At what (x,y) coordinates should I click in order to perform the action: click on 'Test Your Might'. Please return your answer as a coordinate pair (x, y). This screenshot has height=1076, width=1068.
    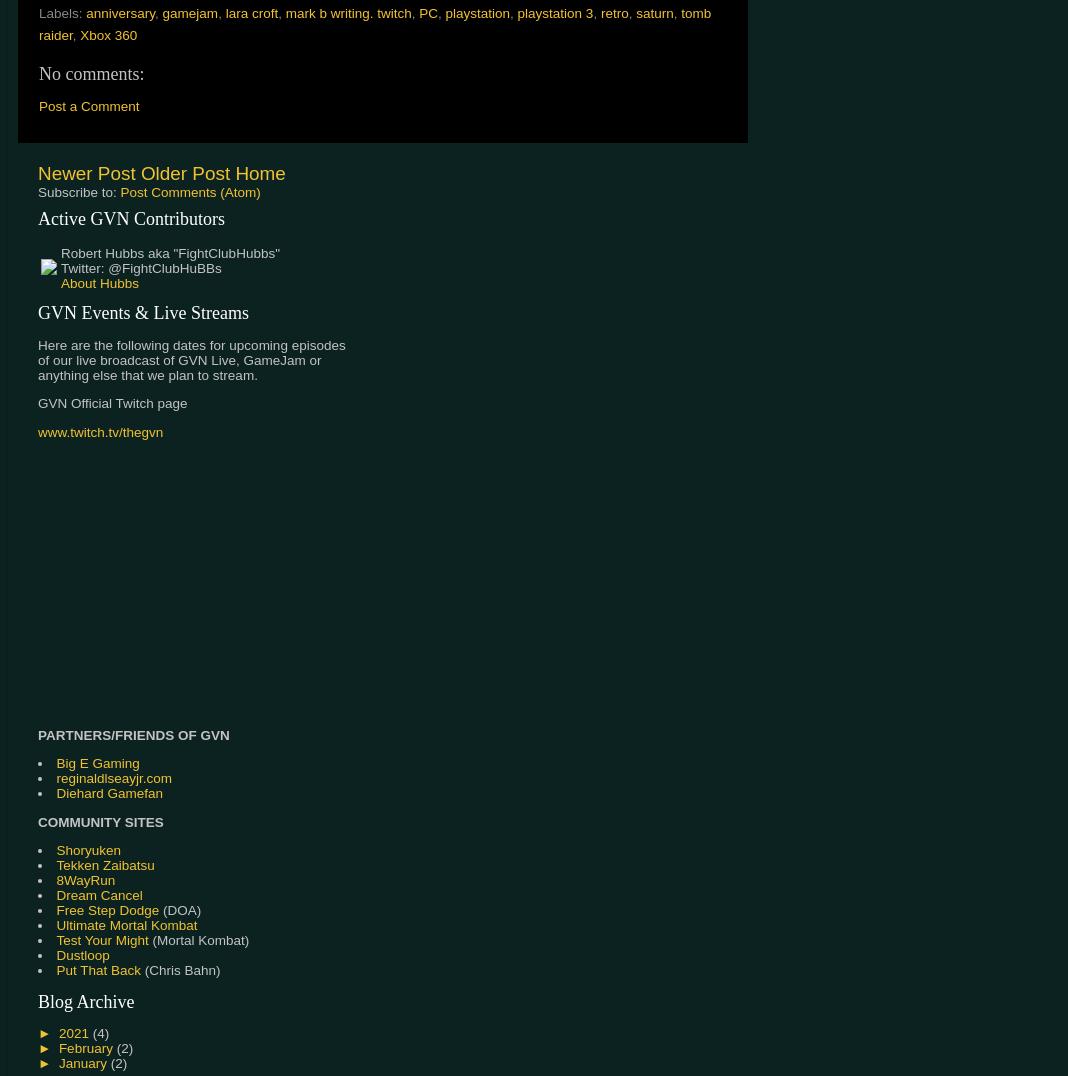
    Looking at the image, I should click on (100, 939).